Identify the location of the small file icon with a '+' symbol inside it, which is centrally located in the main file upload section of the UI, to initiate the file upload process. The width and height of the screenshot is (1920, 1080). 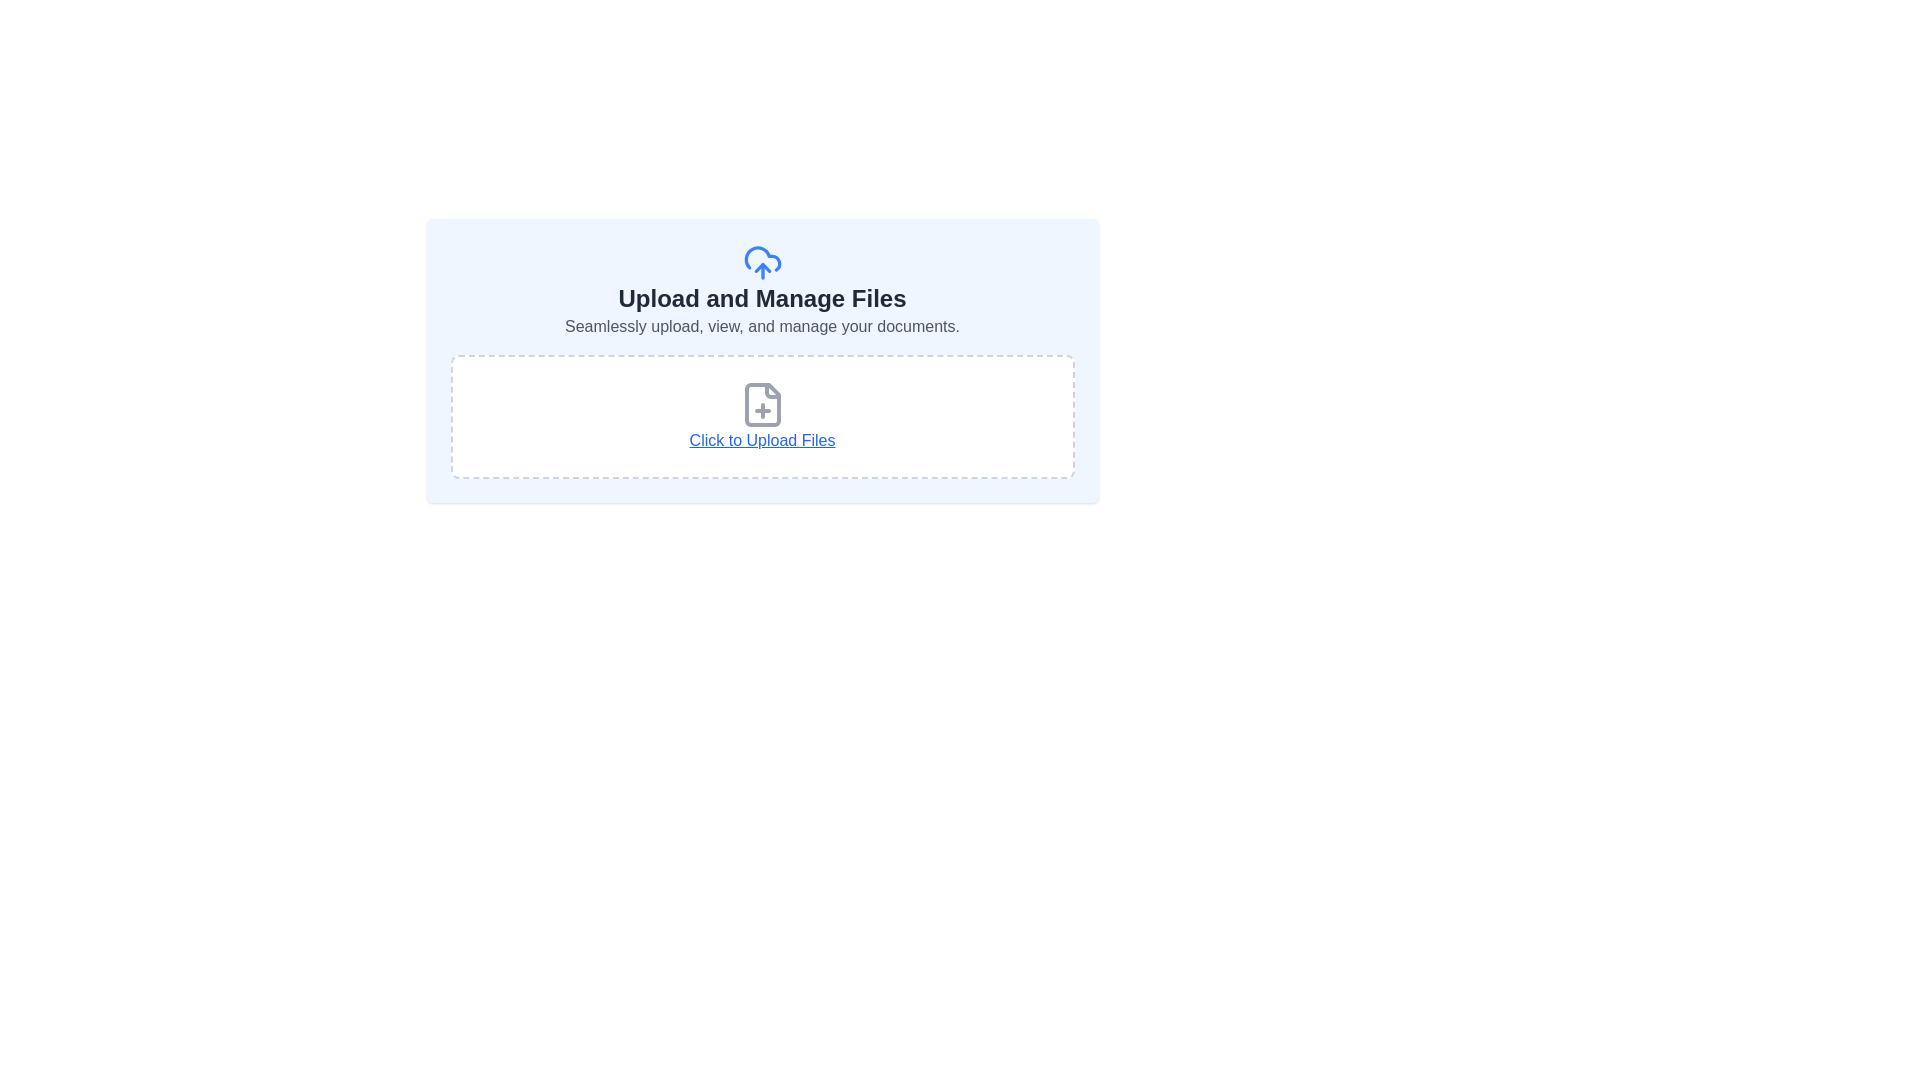
(761, 405).